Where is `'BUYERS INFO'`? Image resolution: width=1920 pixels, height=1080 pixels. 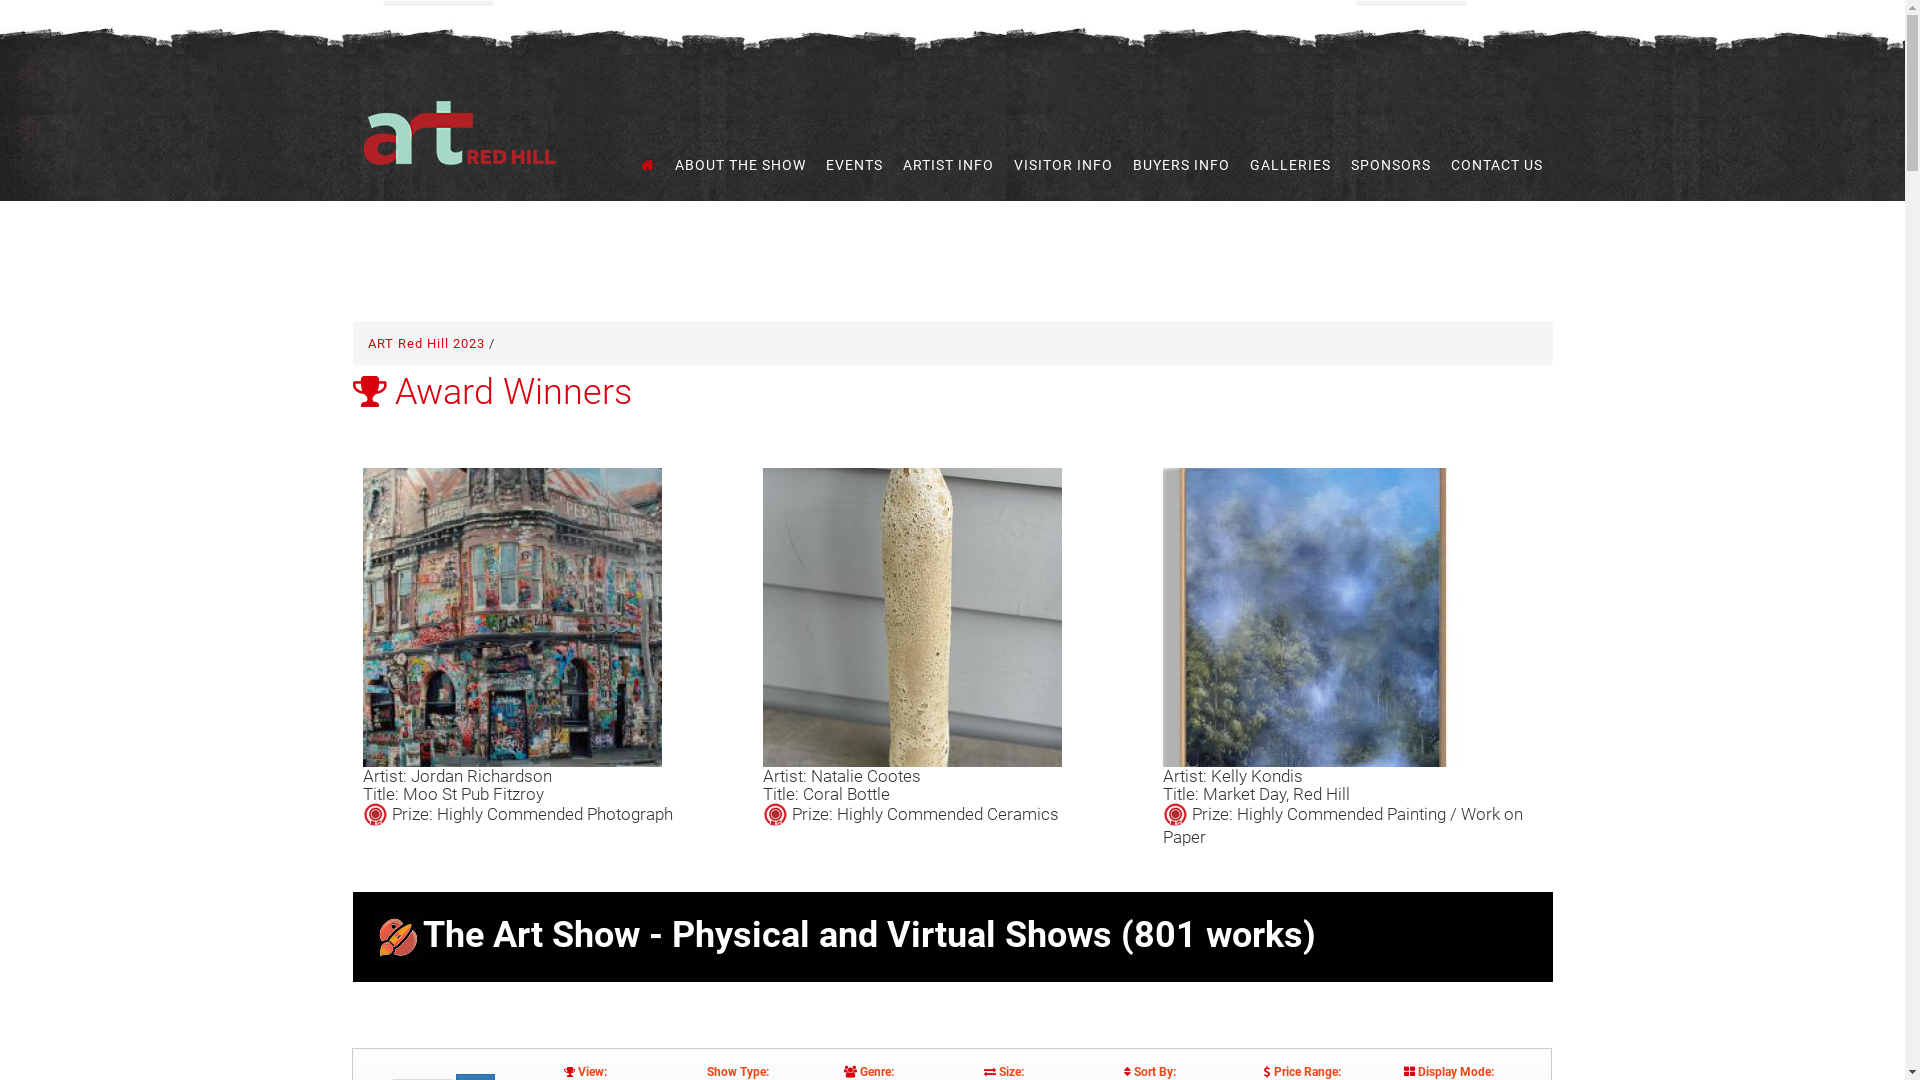
'BUYERS INFO' is located at coordinates (1181, 164).